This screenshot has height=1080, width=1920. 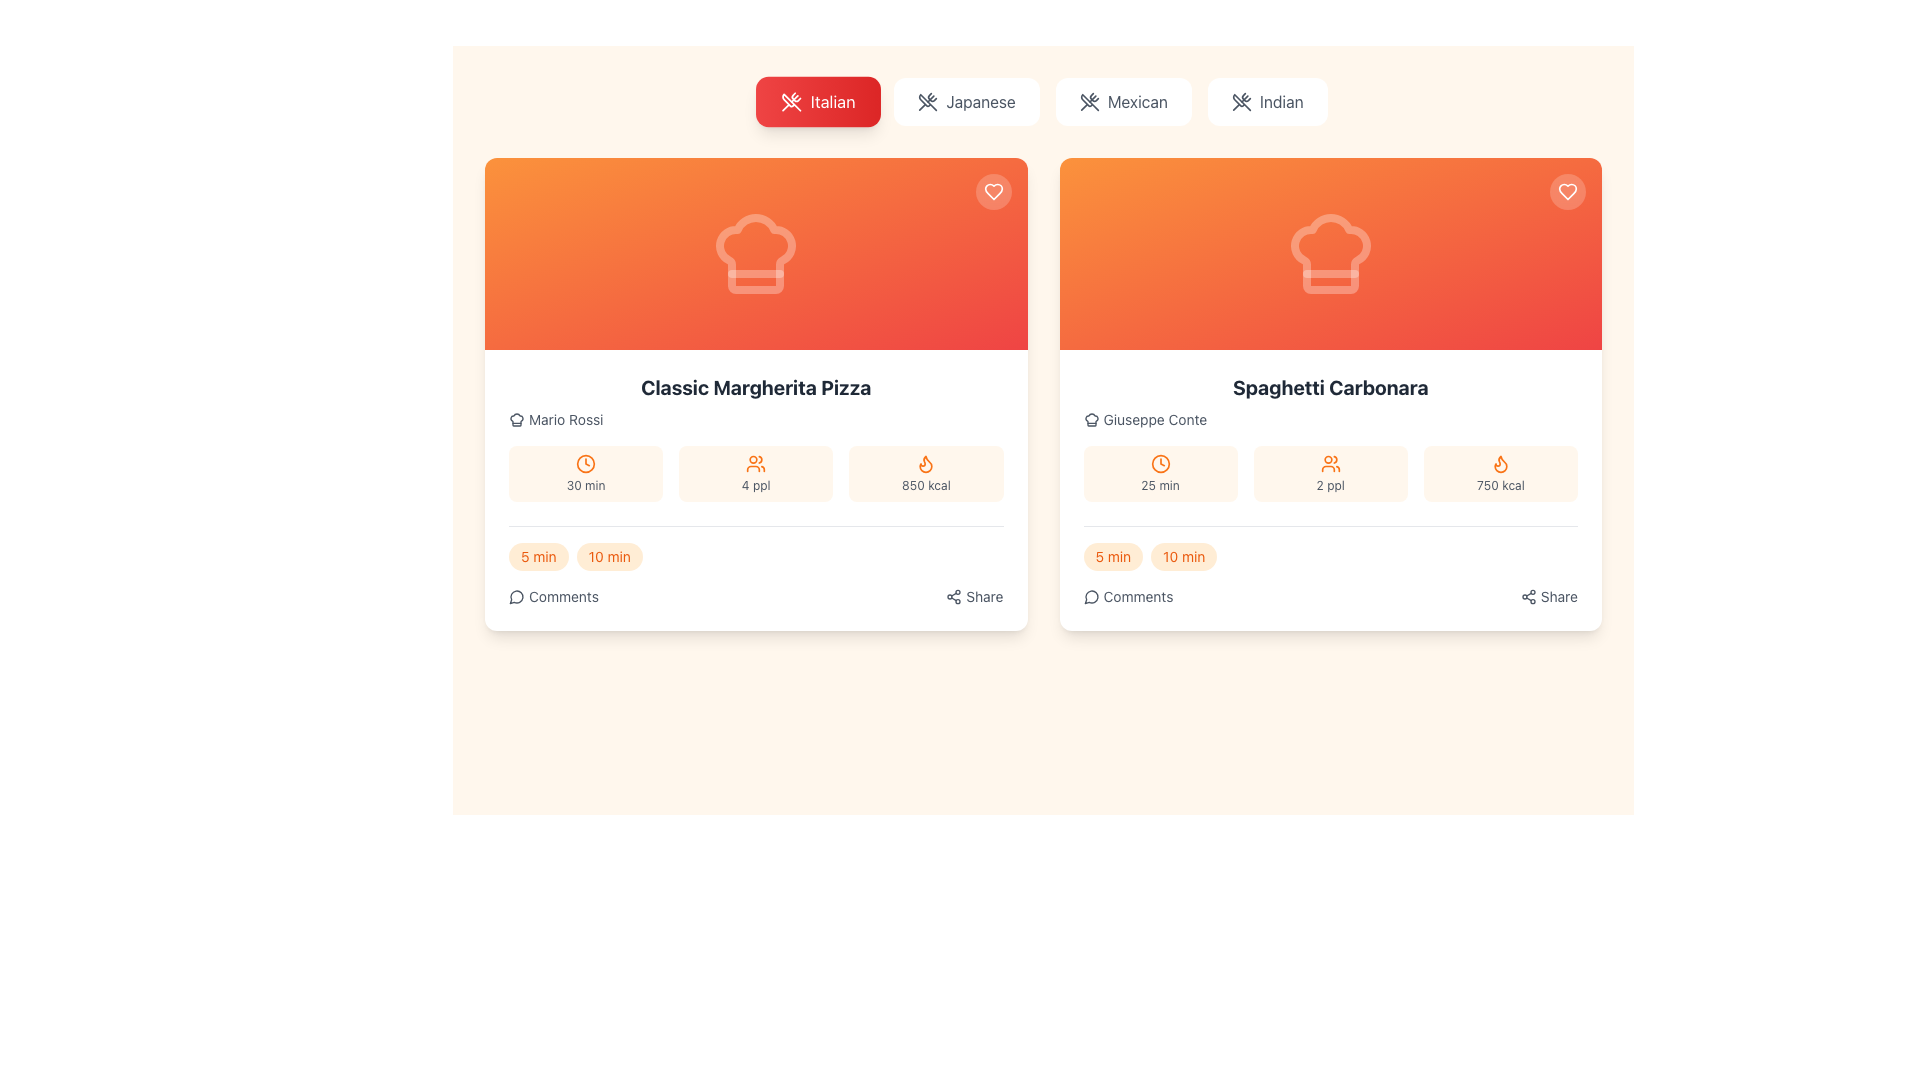 What do you see at coordinates (1567, 192) in the screenshot?
I see `the heart icon button located at the top-right corner of the red gradient header of the second card` at bounding box center [1567, 192].